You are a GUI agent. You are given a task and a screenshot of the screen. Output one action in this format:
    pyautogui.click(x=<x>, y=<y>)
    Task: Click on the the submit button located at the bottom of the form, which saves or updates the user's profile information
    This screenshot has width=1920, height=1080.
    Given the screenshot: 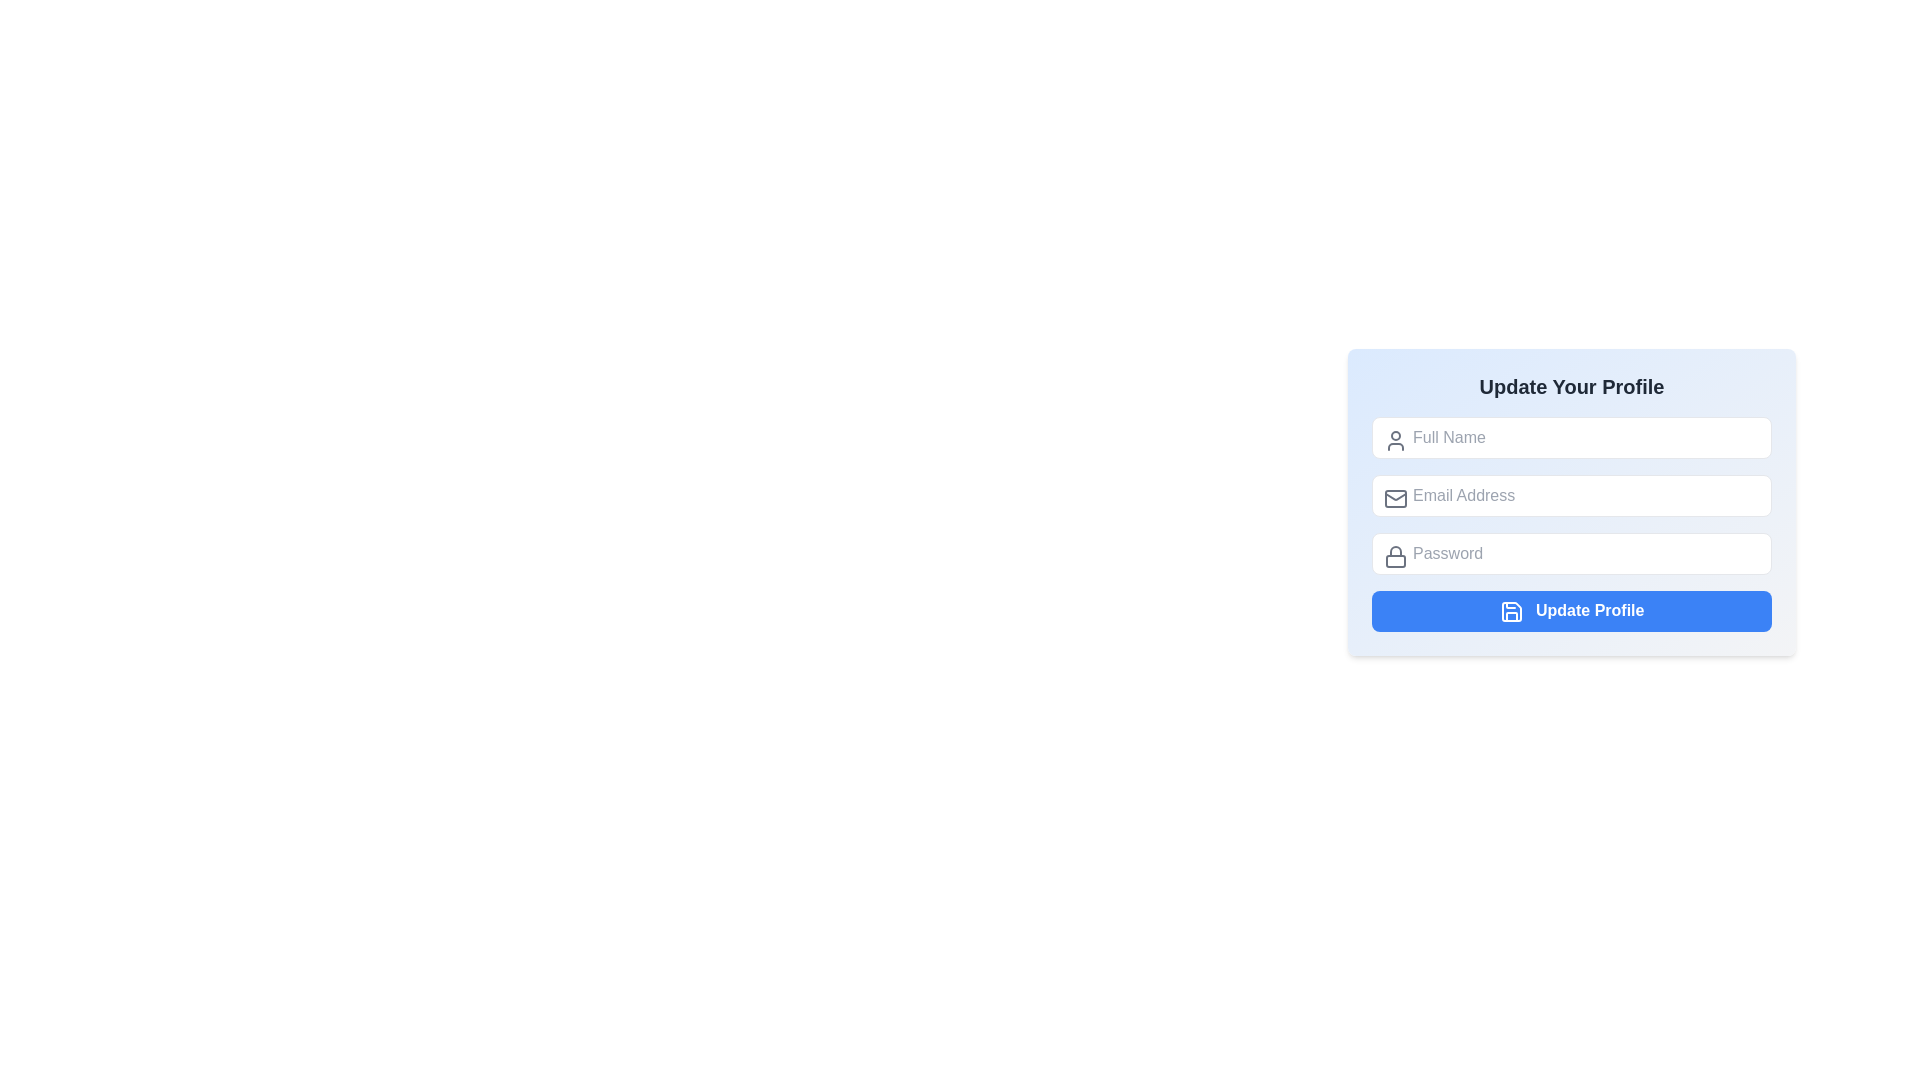 What is the action you would take?
    pyautogui.click(x=1570, y=609)
    